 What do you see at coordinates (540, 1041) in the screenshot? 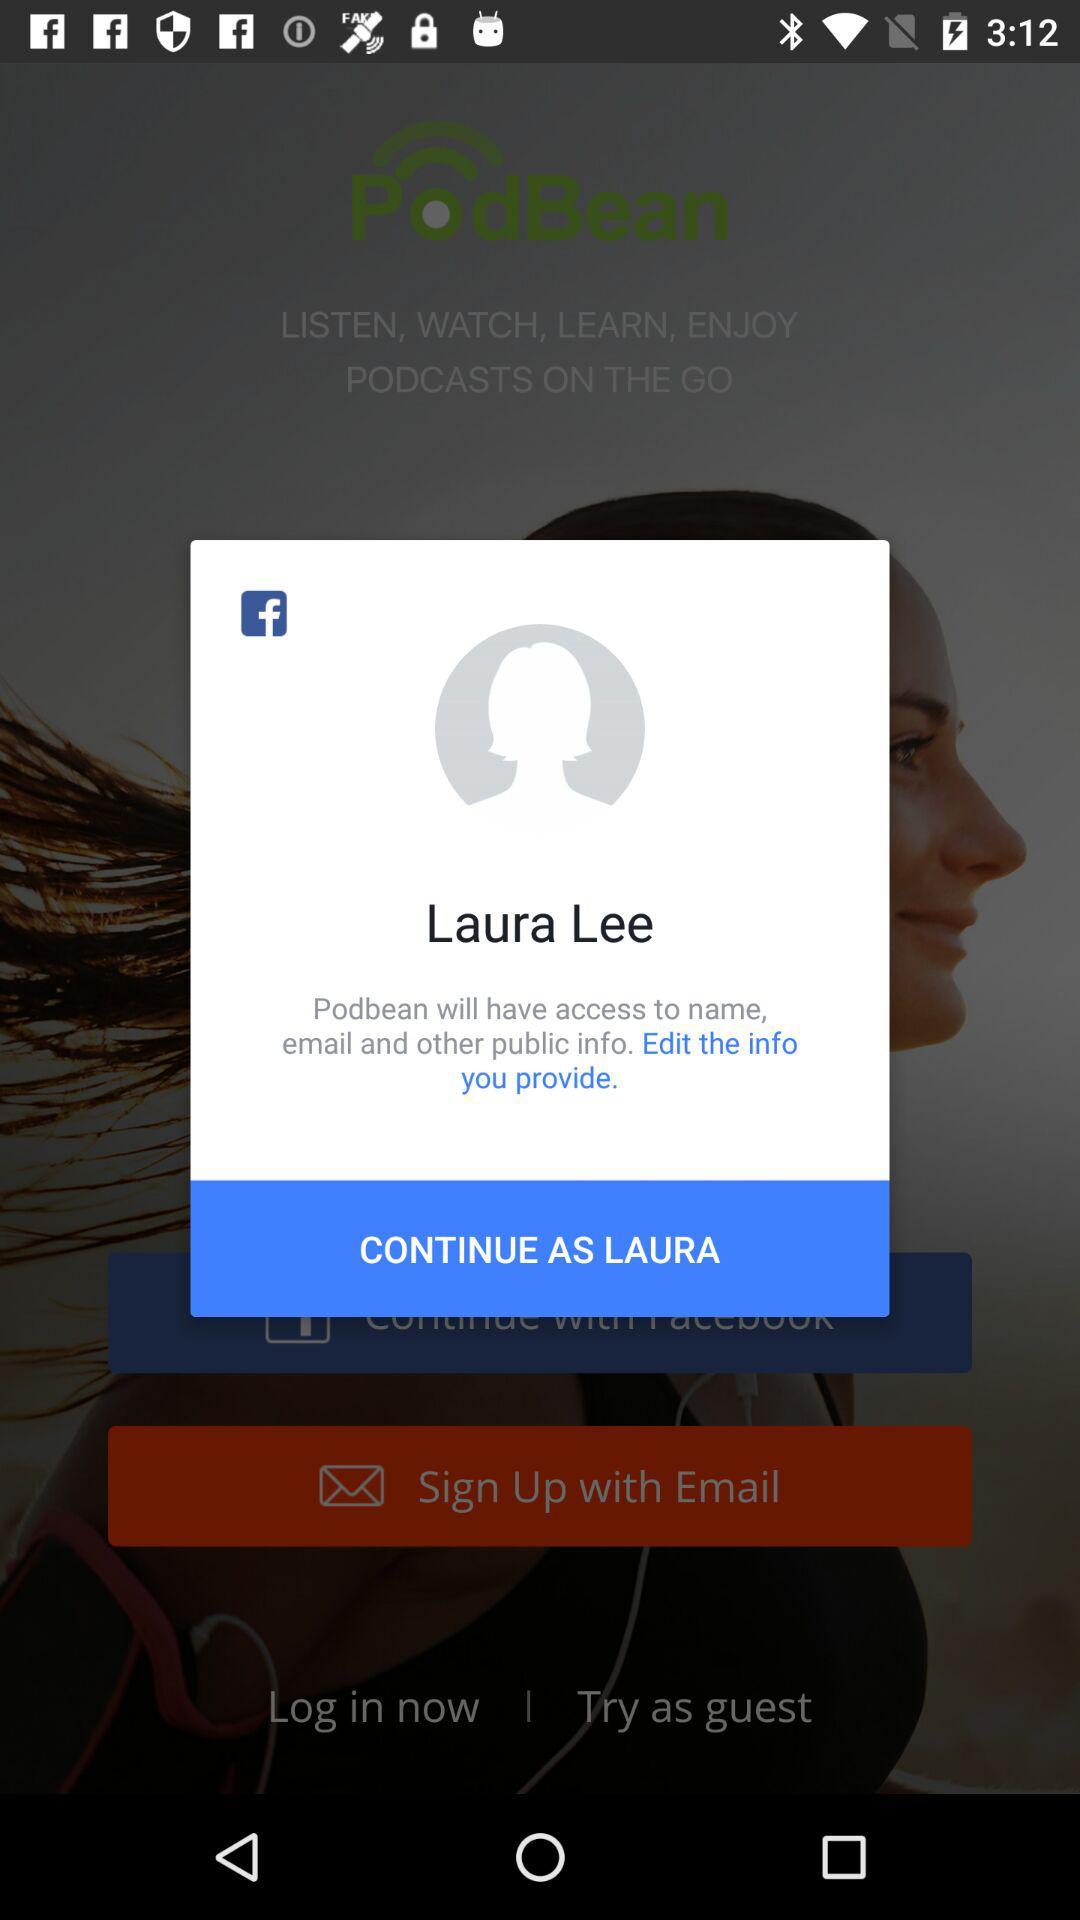
I see `podbean will have` at bounding box center [540, 1041].